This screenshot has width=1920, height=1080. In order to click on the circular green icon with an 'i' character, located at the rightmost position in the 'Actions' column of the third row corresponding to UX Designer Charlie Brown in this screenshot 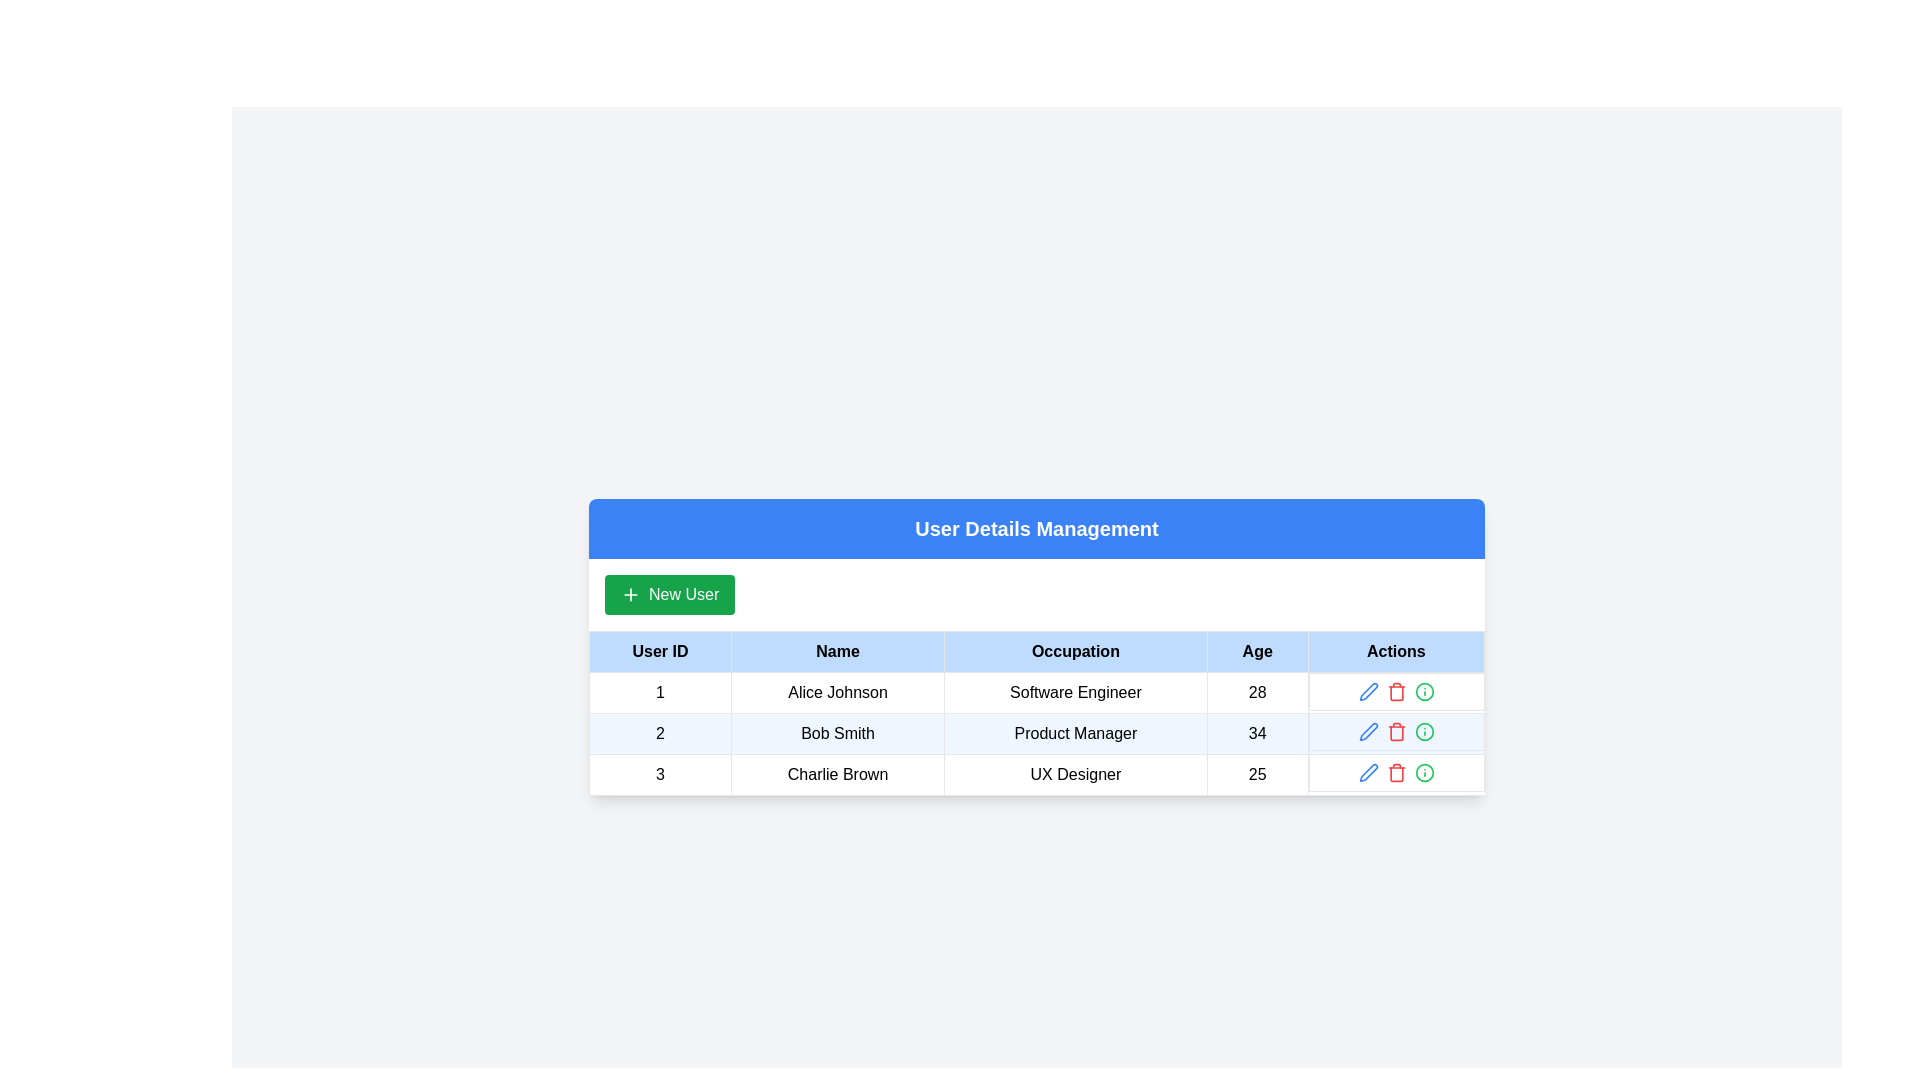, I will do `click(1423, 690)`.